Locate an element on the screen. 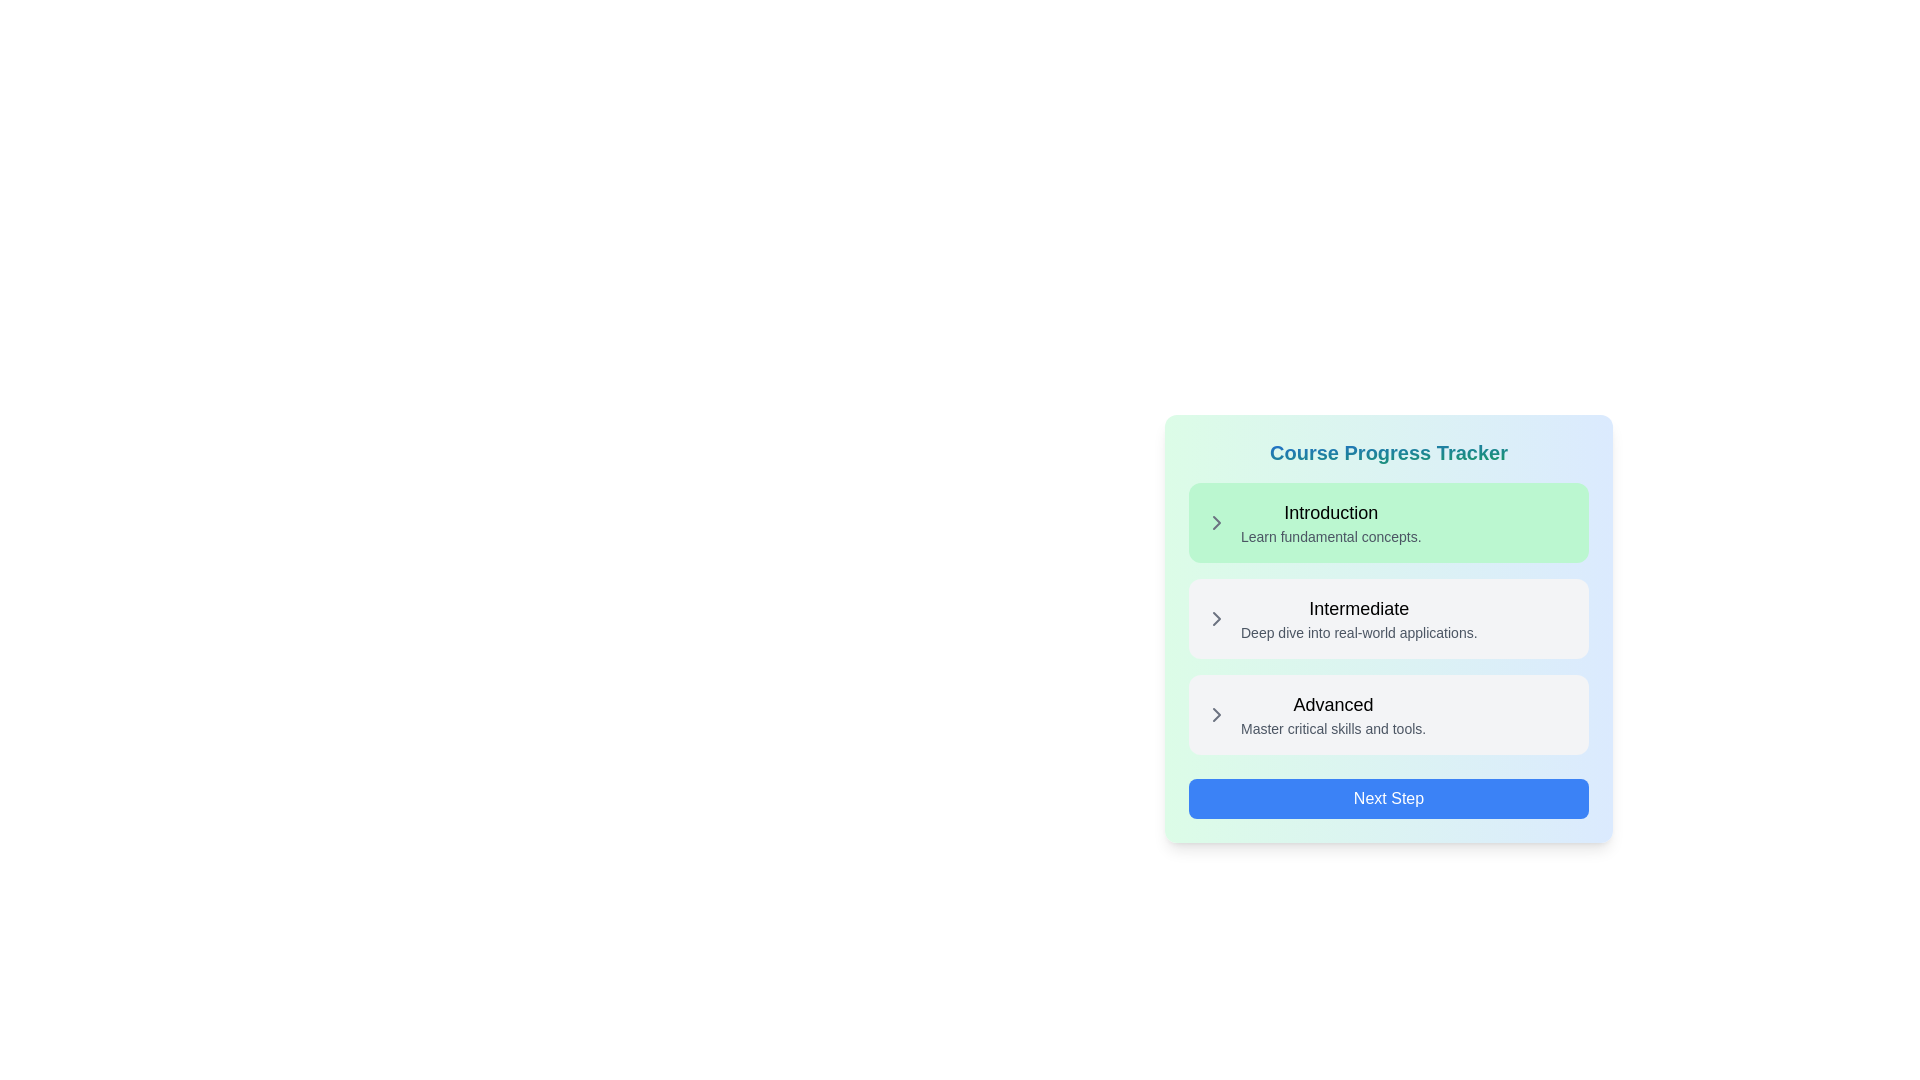 The image size is (1920, 1080). the navigation icon located to the left of the 'Introduction' text in the course tracker module to indicate interaction is located at coordinates (1216, 522).